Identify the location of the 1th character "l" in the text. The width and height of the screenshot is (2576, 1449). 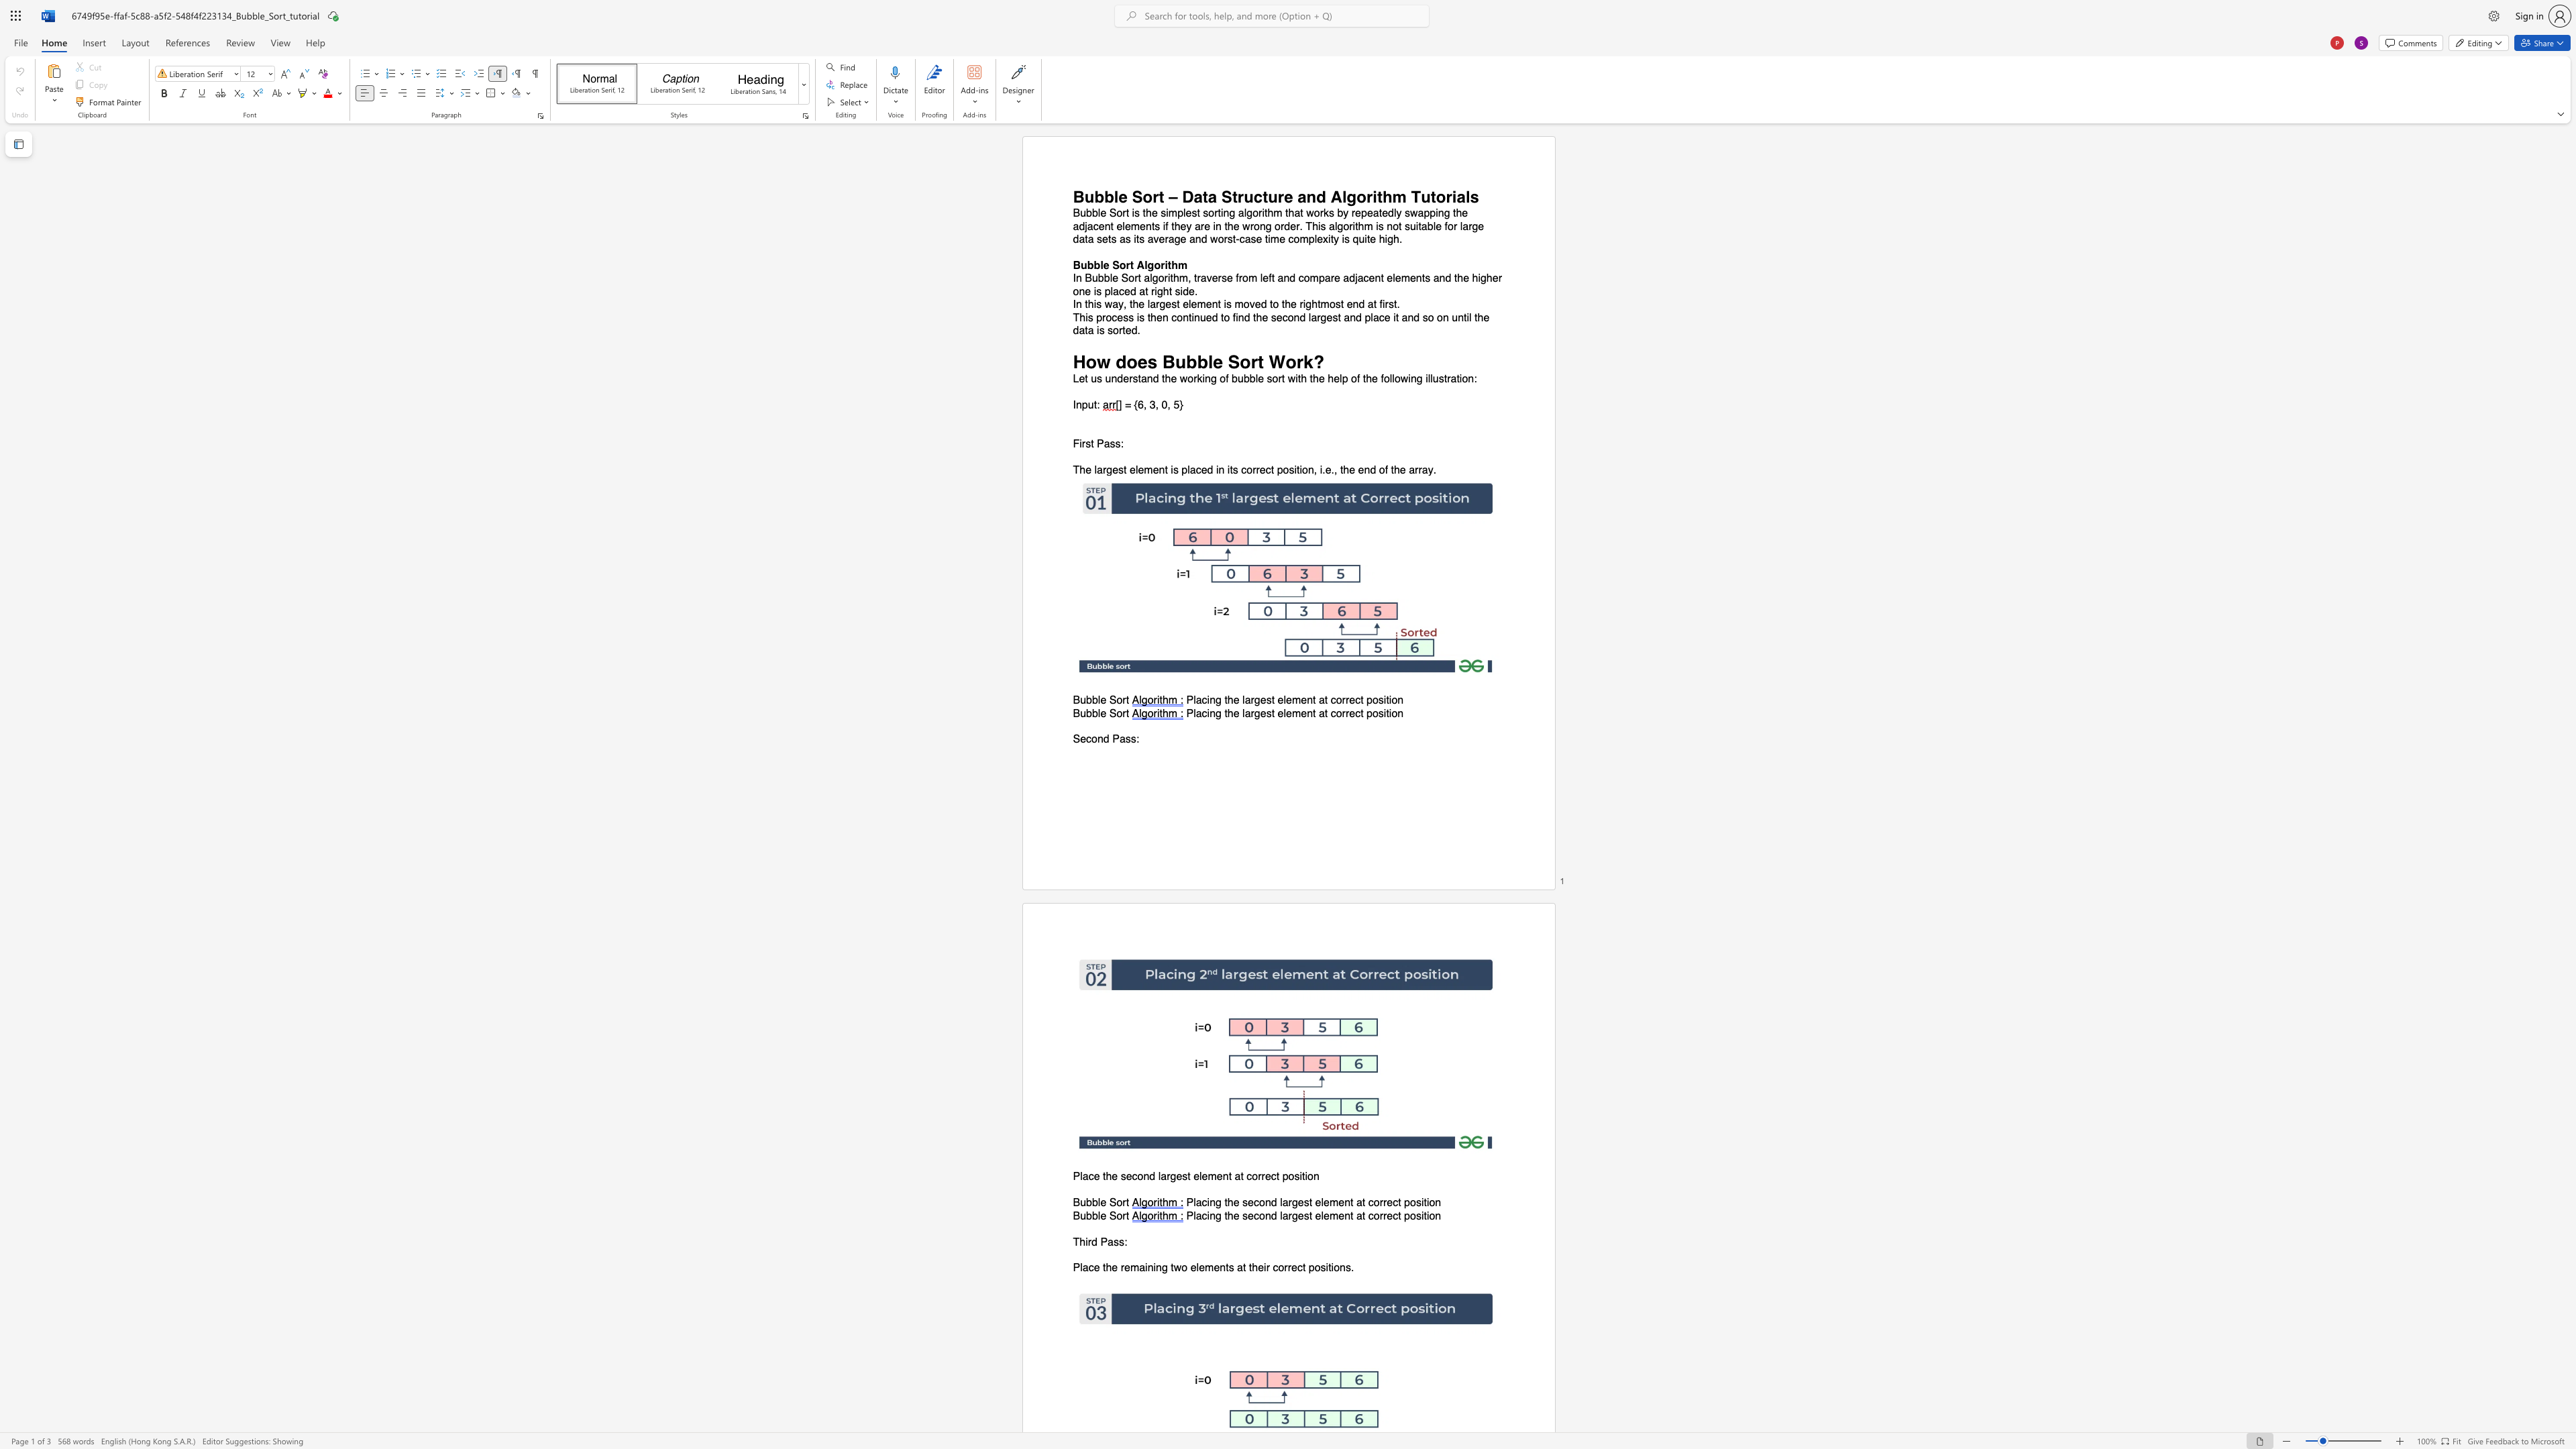
(1099, 1215).